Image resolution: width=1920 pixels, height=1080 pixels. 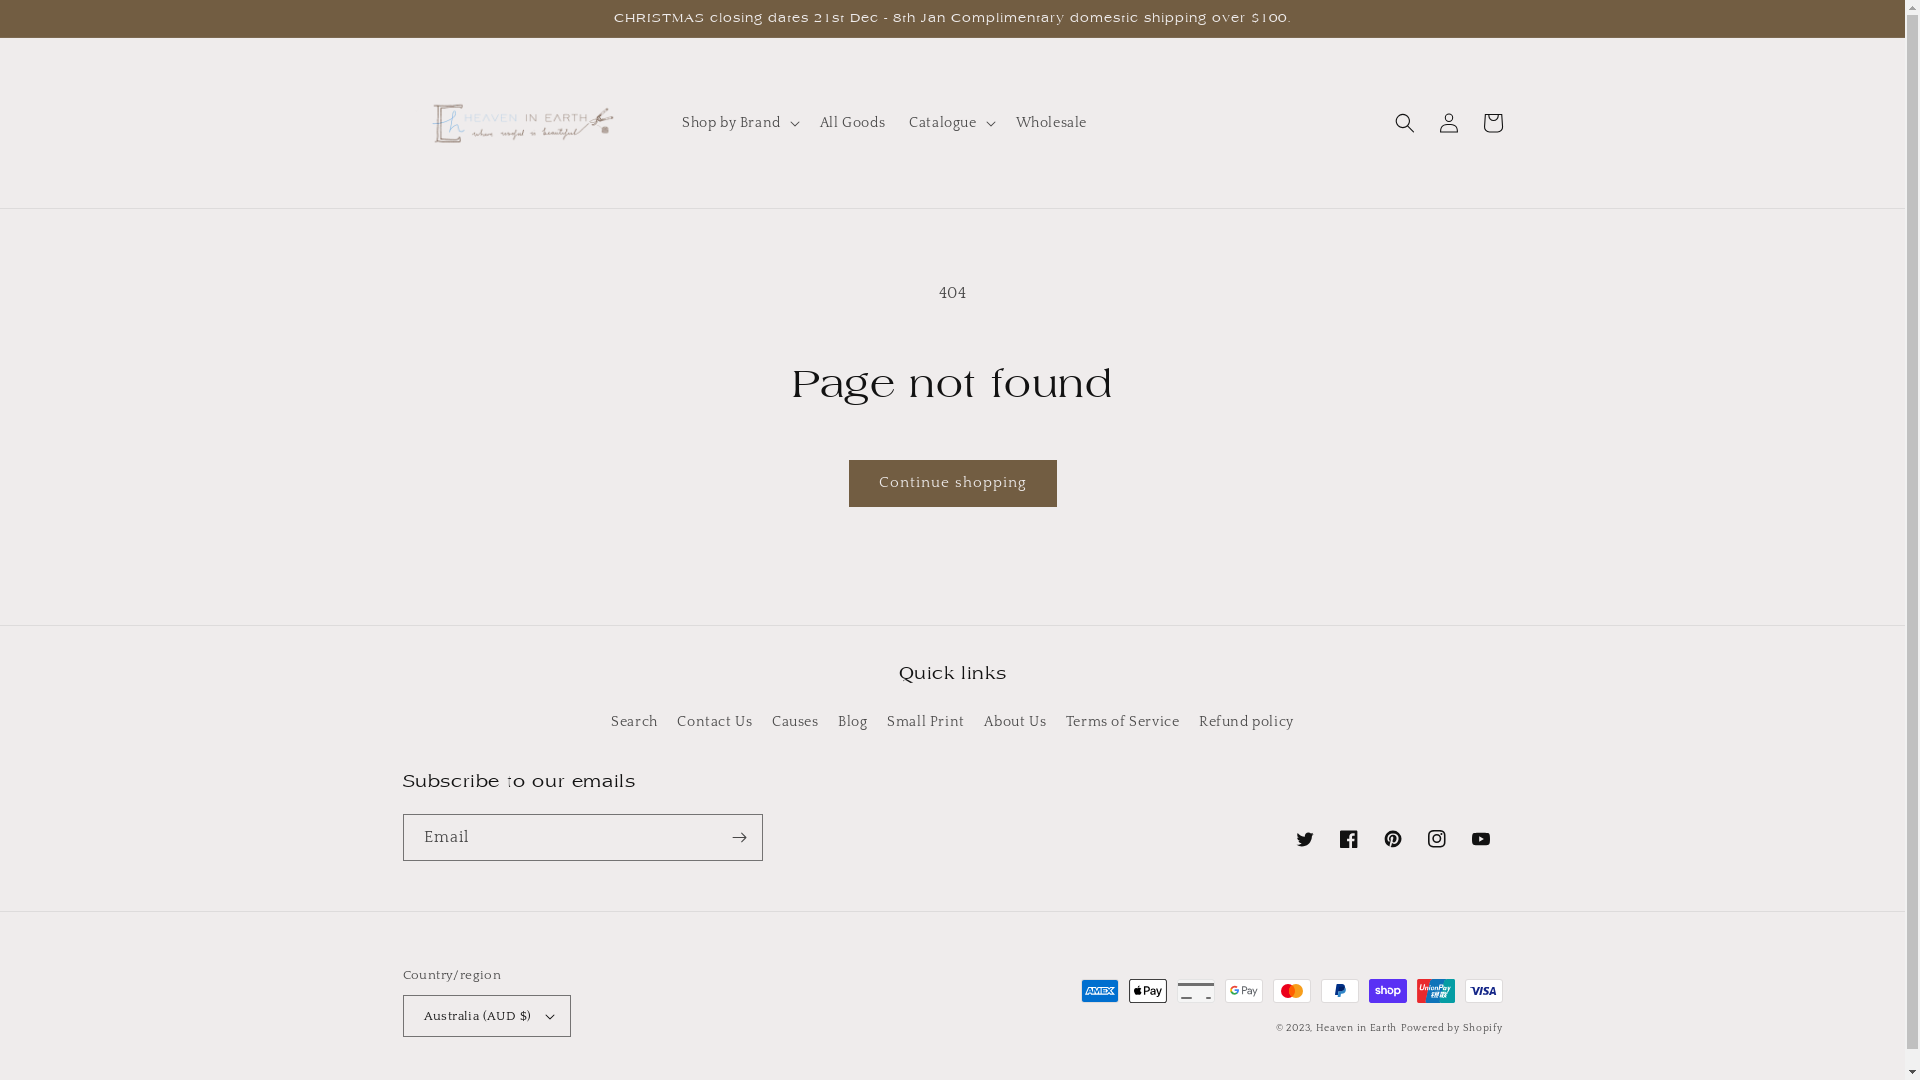 I want to click on 'Twitter', so click(x=1304, y=839).